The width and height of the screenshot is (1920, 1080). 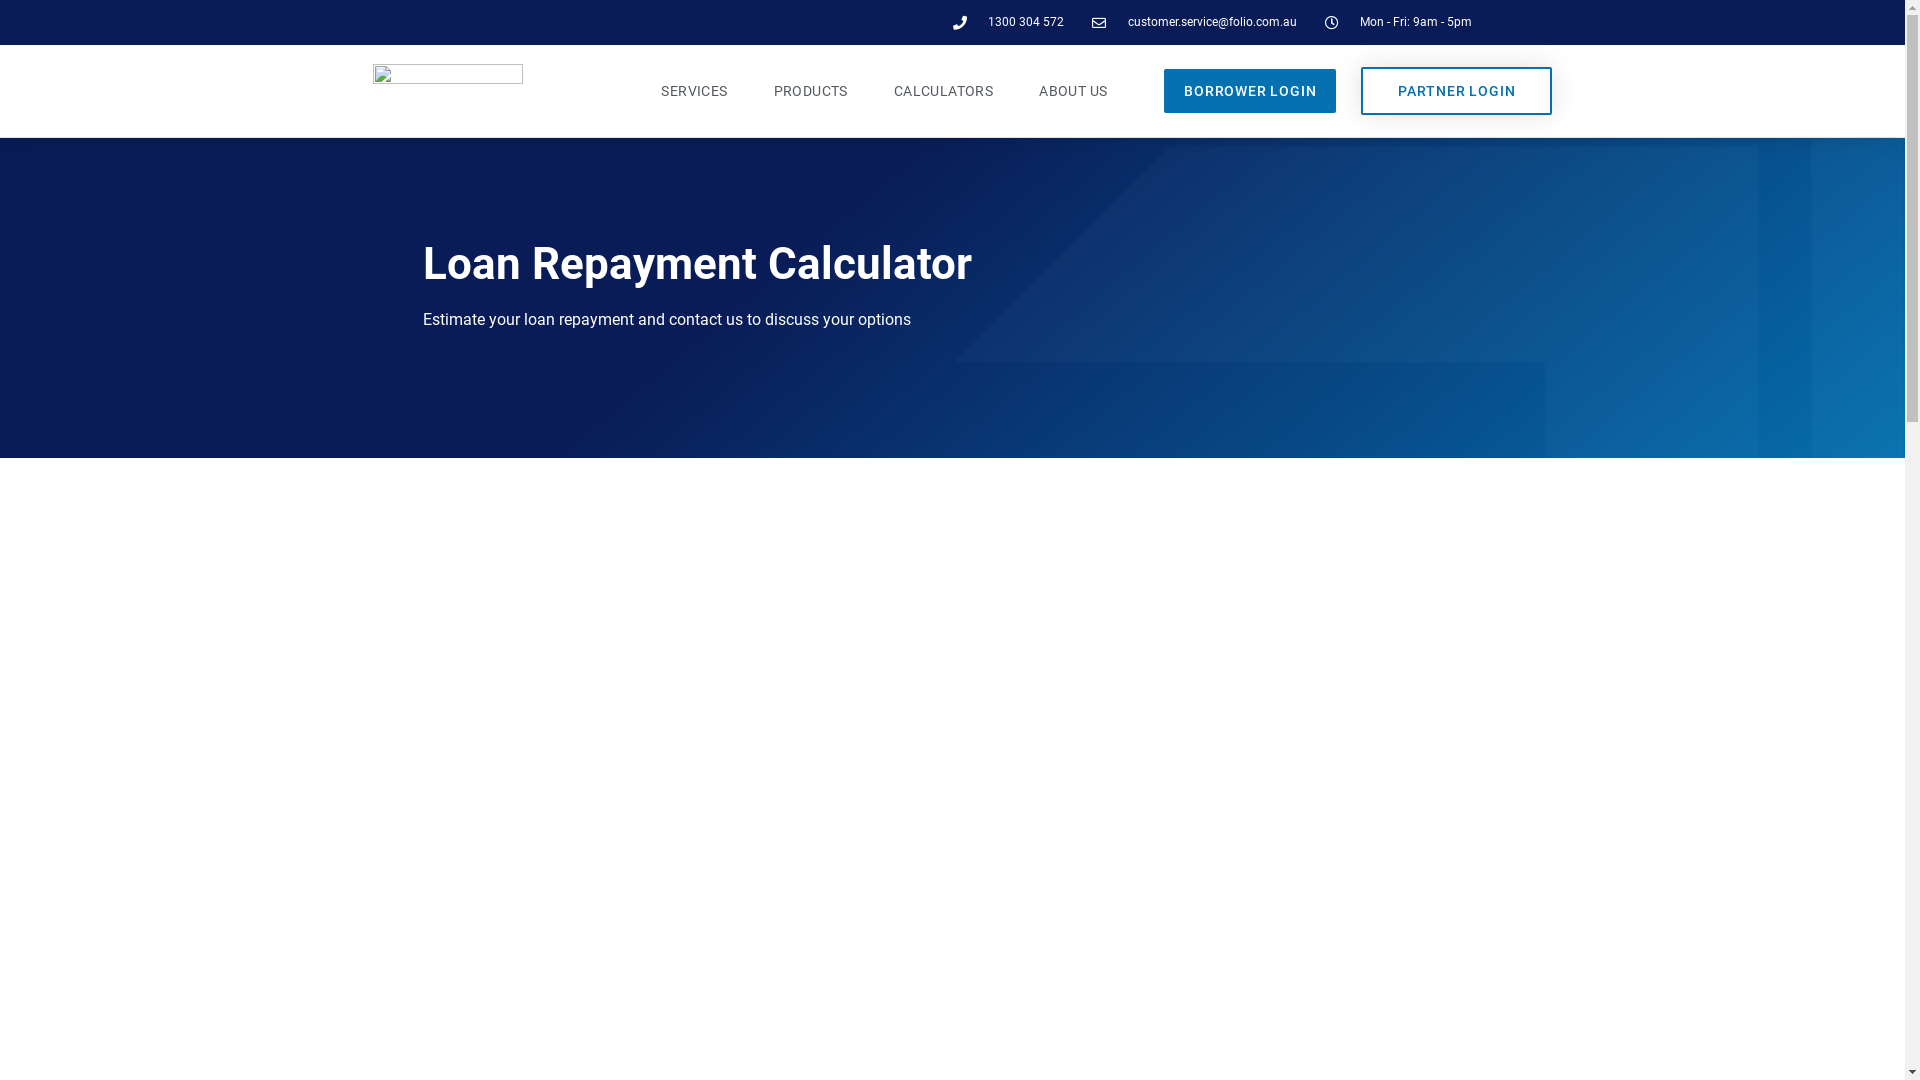 What do you see at coordinates (1194, 23) in the screenshot?
I see `'customer.service@folio.com.au'` at bounding box center [1194, 23].